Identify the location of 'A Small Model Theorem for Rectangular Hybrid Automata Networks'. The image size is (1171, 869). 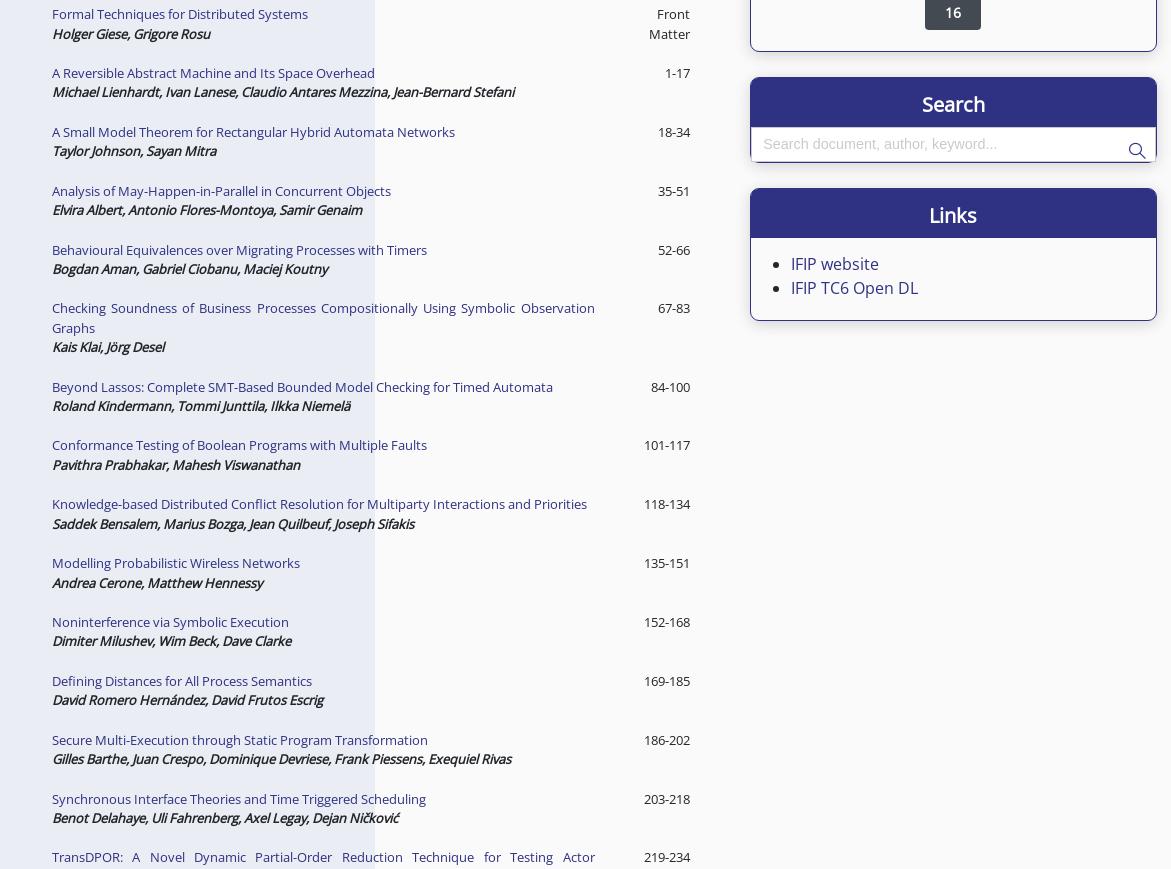
(252, 129).